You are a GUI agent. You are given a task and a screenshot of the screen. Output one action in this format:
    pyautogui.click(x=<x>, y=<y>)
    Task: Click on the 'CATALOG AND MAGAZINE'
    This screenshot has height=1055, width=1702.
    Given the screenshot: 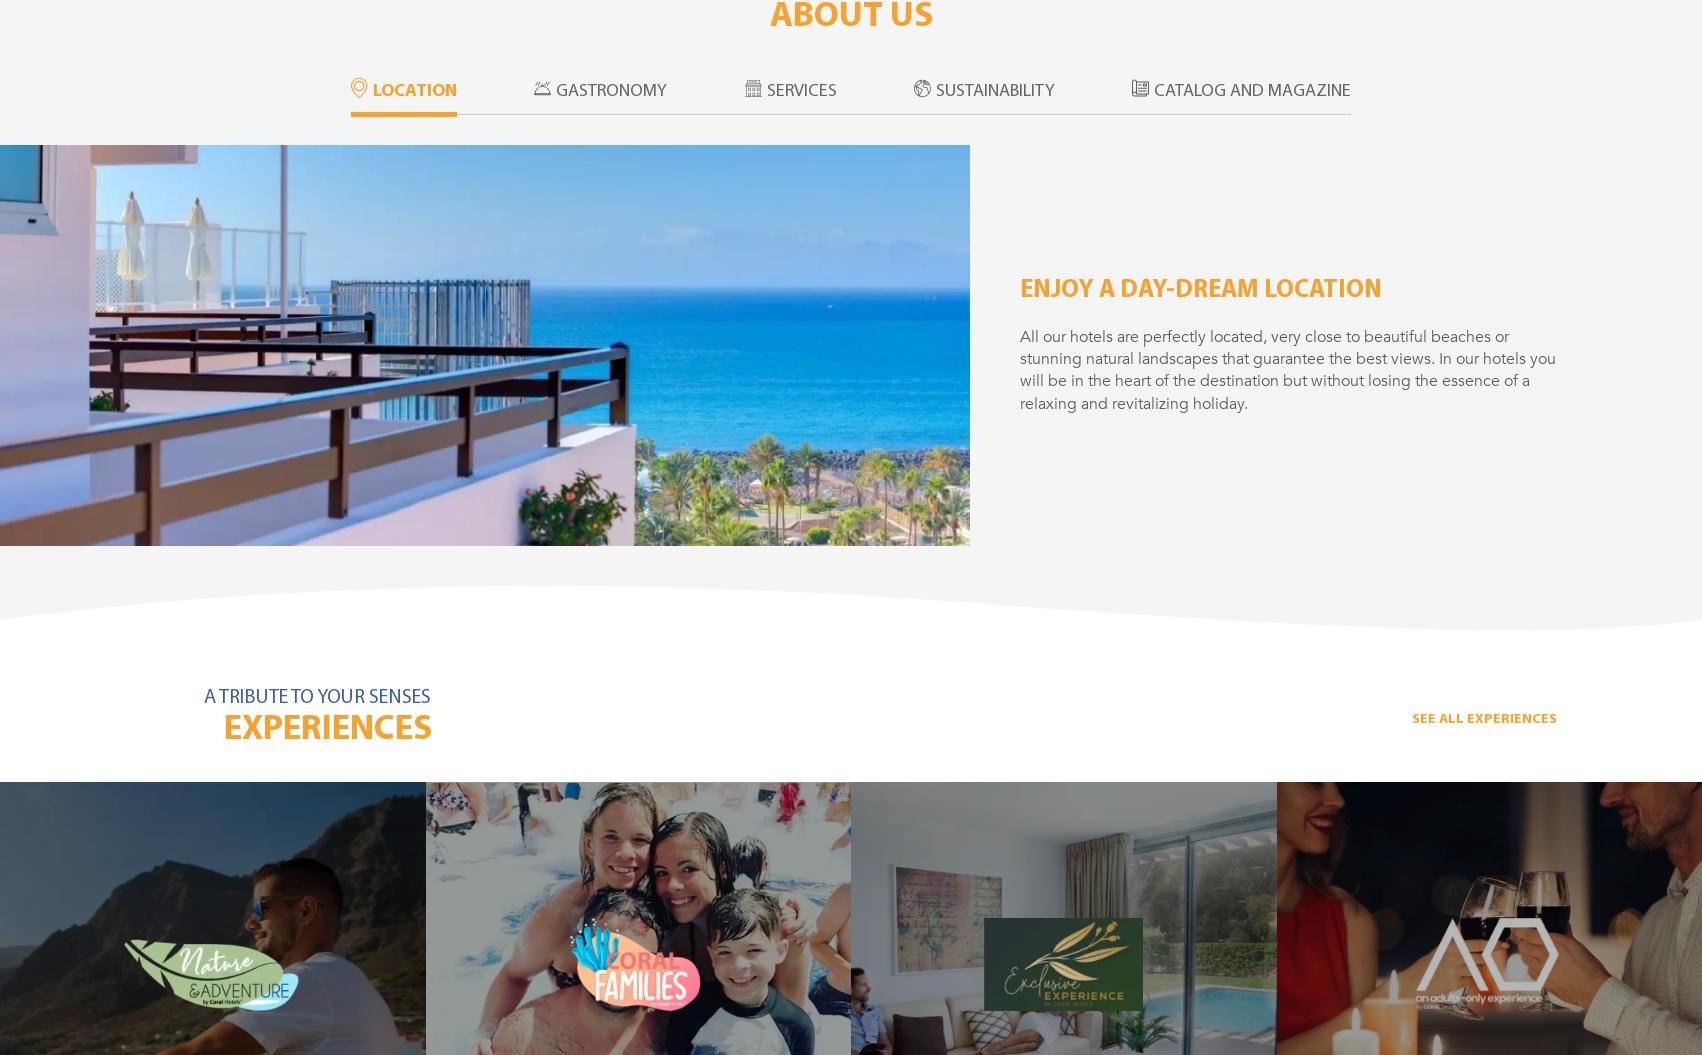 What is the action you would take?
    pyautogui.click(x=1252, y=90)
    